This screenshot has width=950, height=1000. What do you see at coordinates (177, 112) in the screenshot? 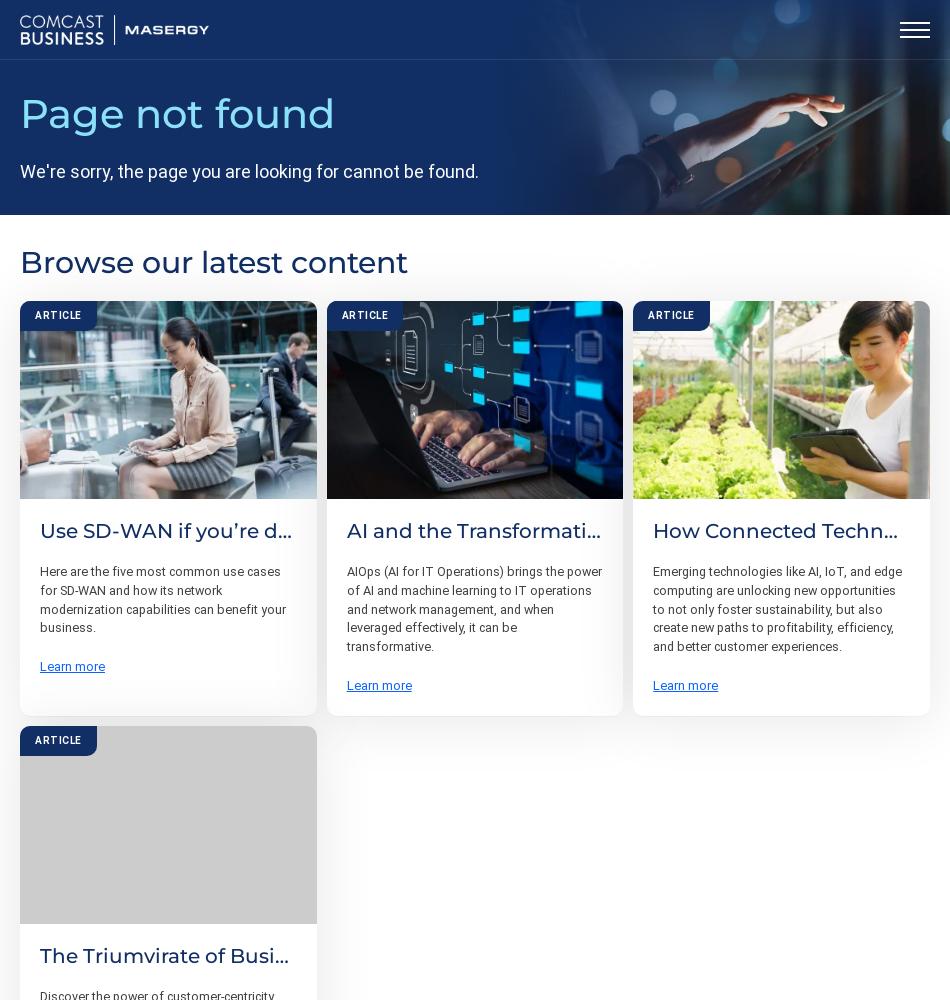
I see `'Page not found'` at bounding box center [177, 112].